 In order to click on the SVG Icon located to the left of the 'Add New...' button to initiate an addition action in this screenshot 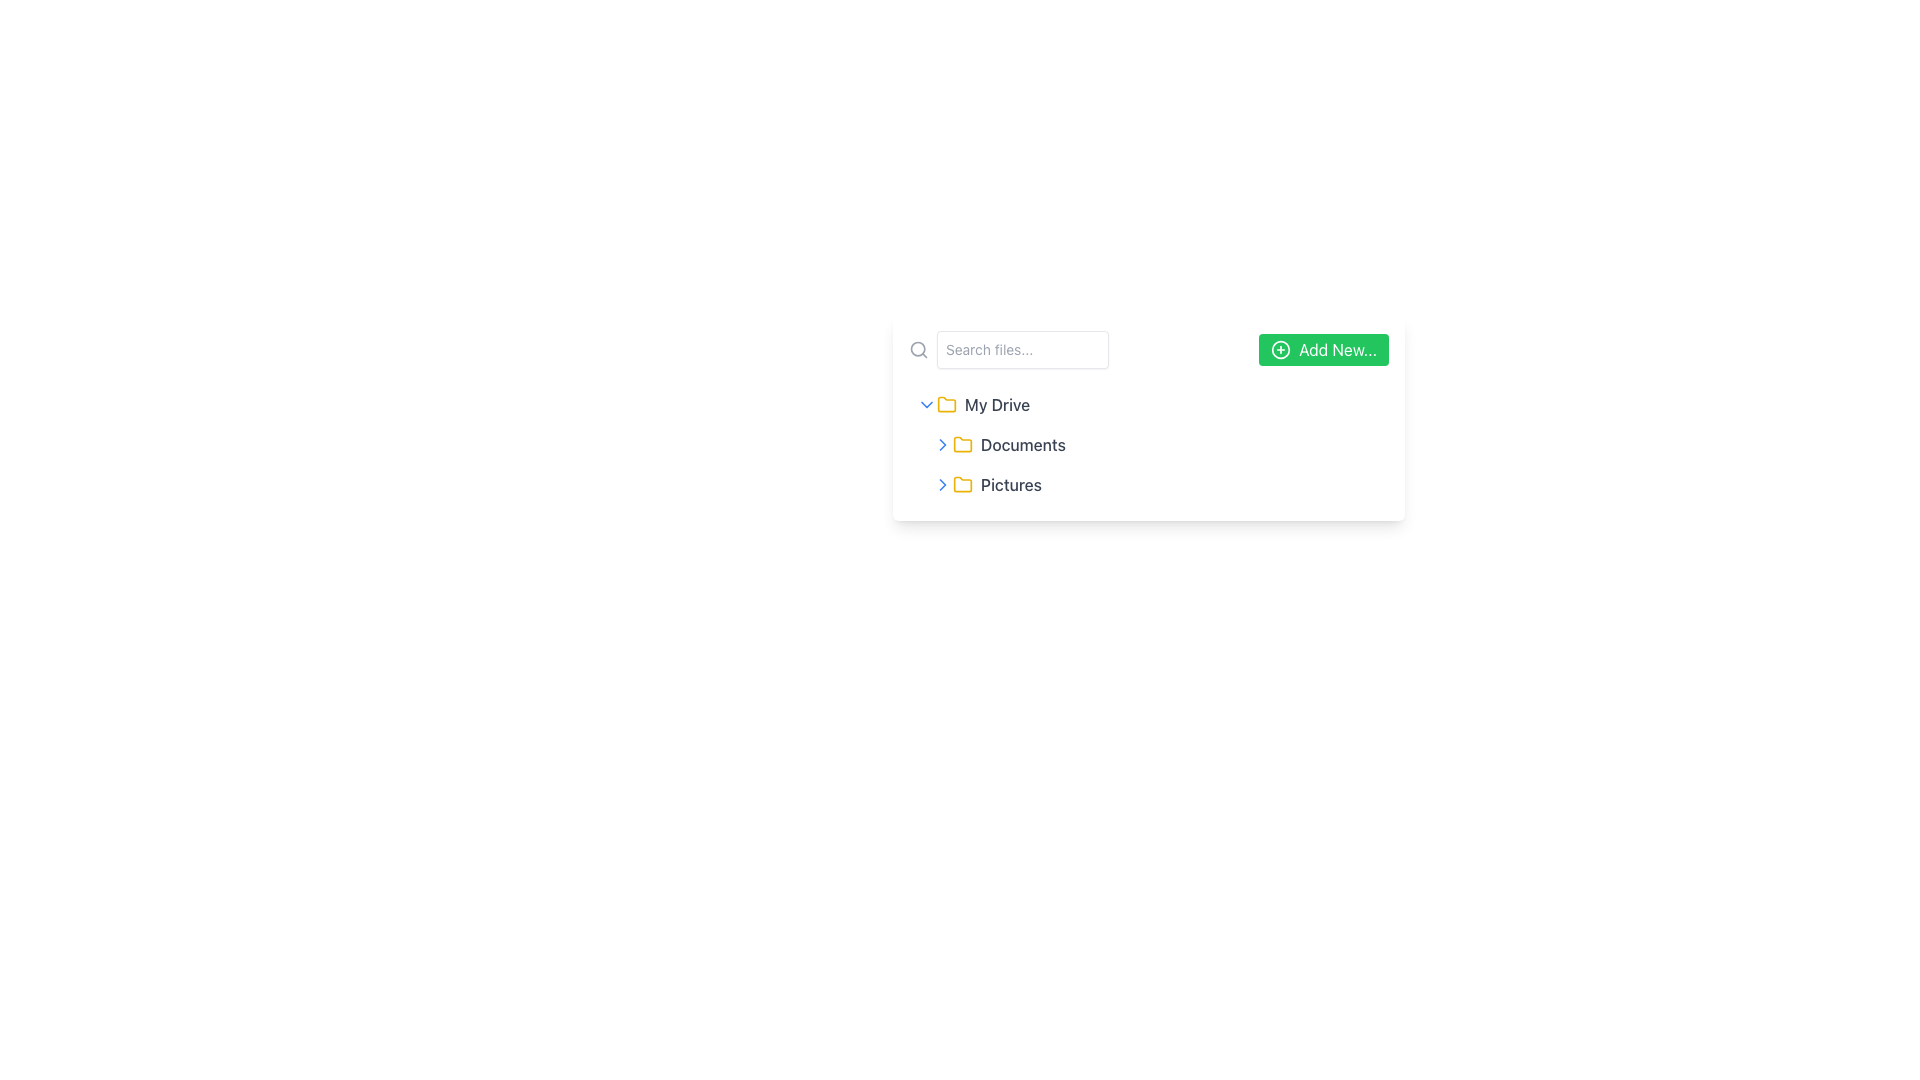, I will do `click(1281, 349)`.